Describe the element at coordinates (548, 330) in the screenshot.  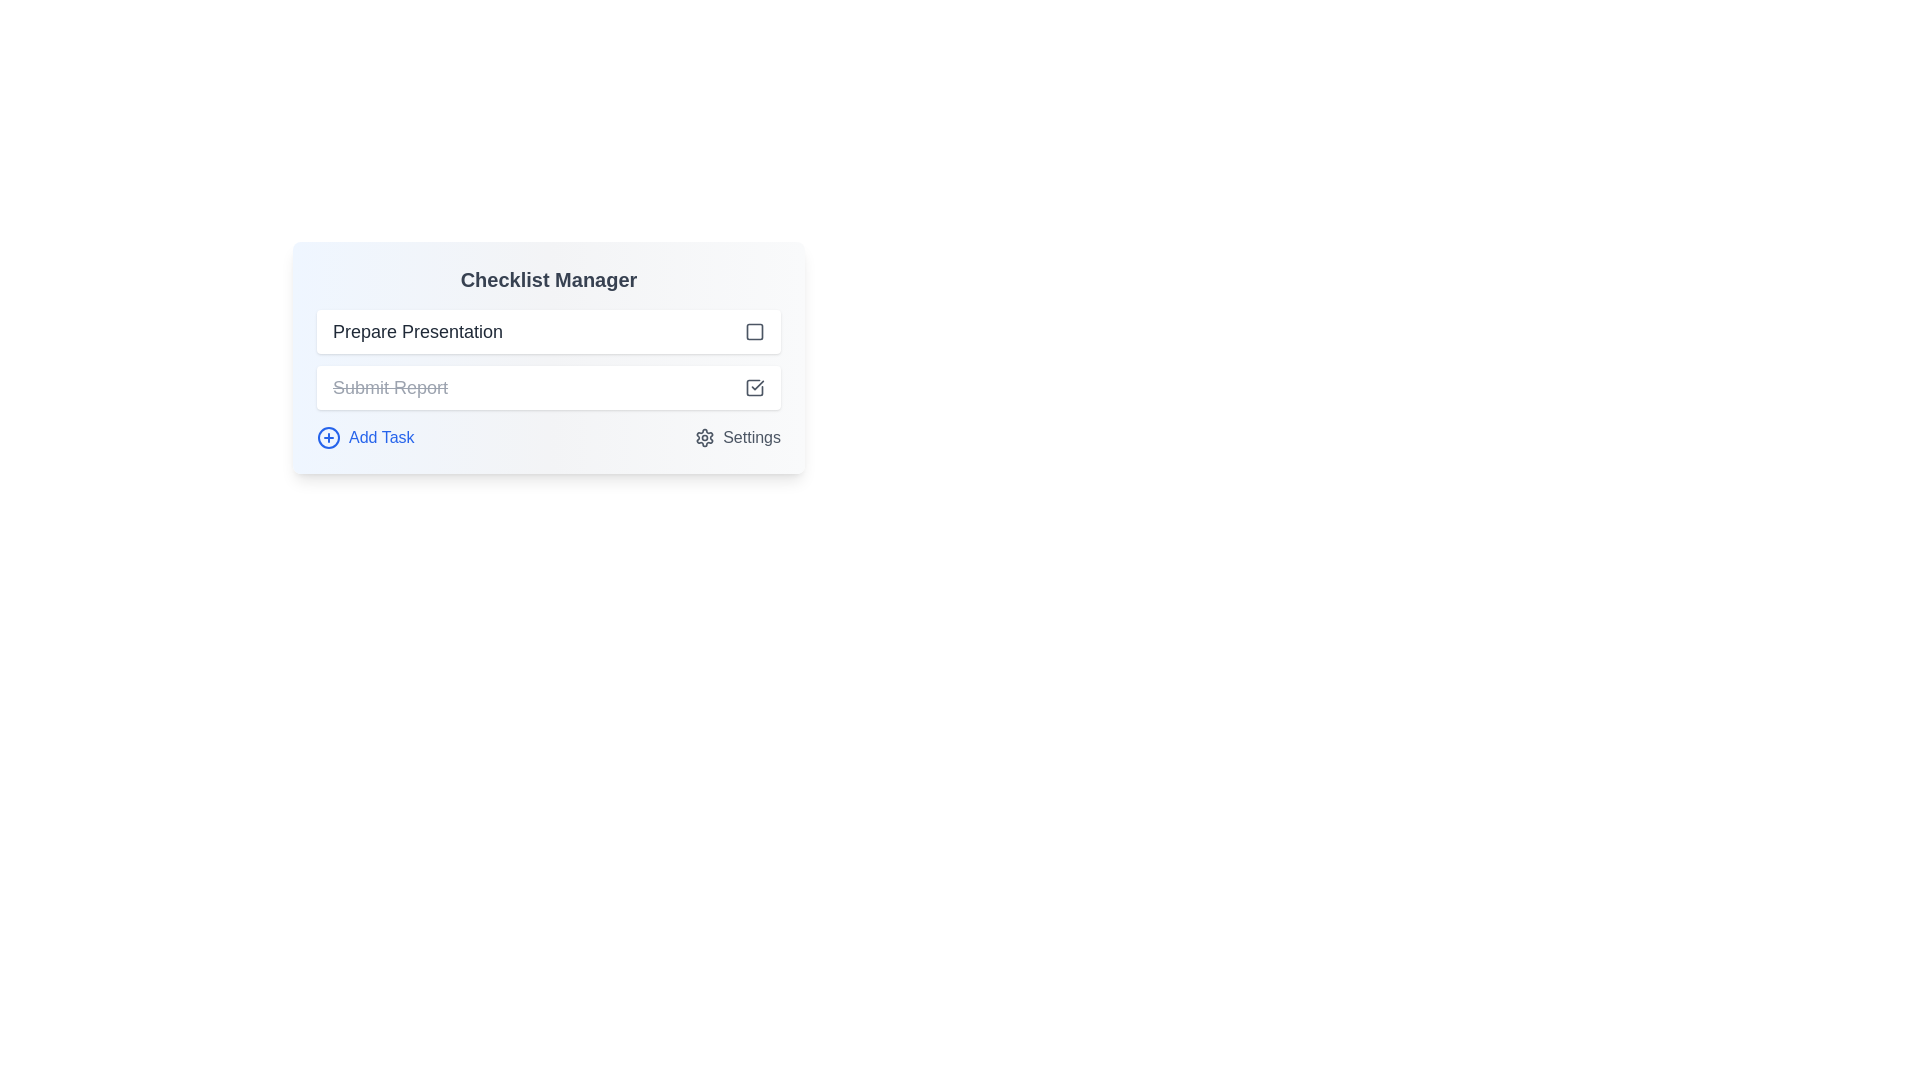
I see `the checkbox associated with the 'Prepare Presentation' task item in the checklist to mark it as complete` at that location.